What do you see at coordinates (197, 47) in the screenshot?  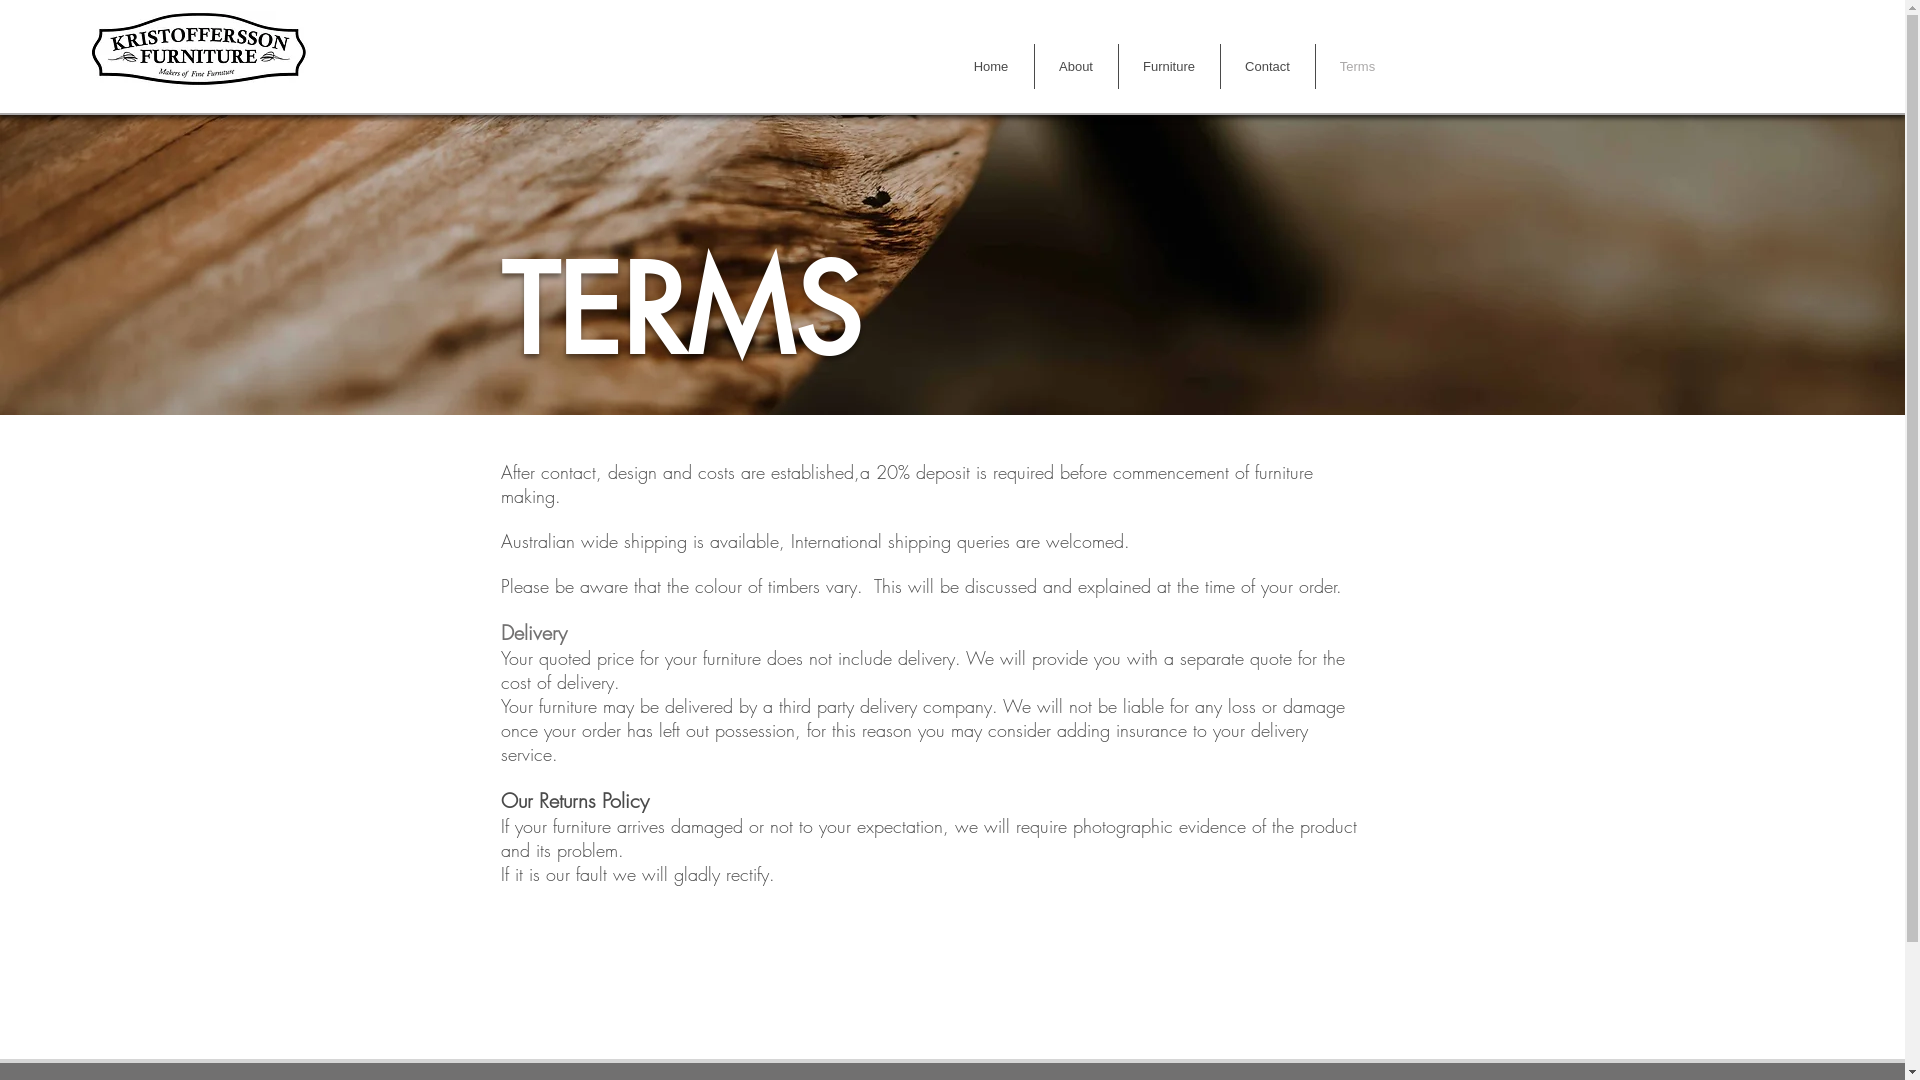 I see `'Kristofferson | Makers of fine furniture'` at bounding box center [197, 47].